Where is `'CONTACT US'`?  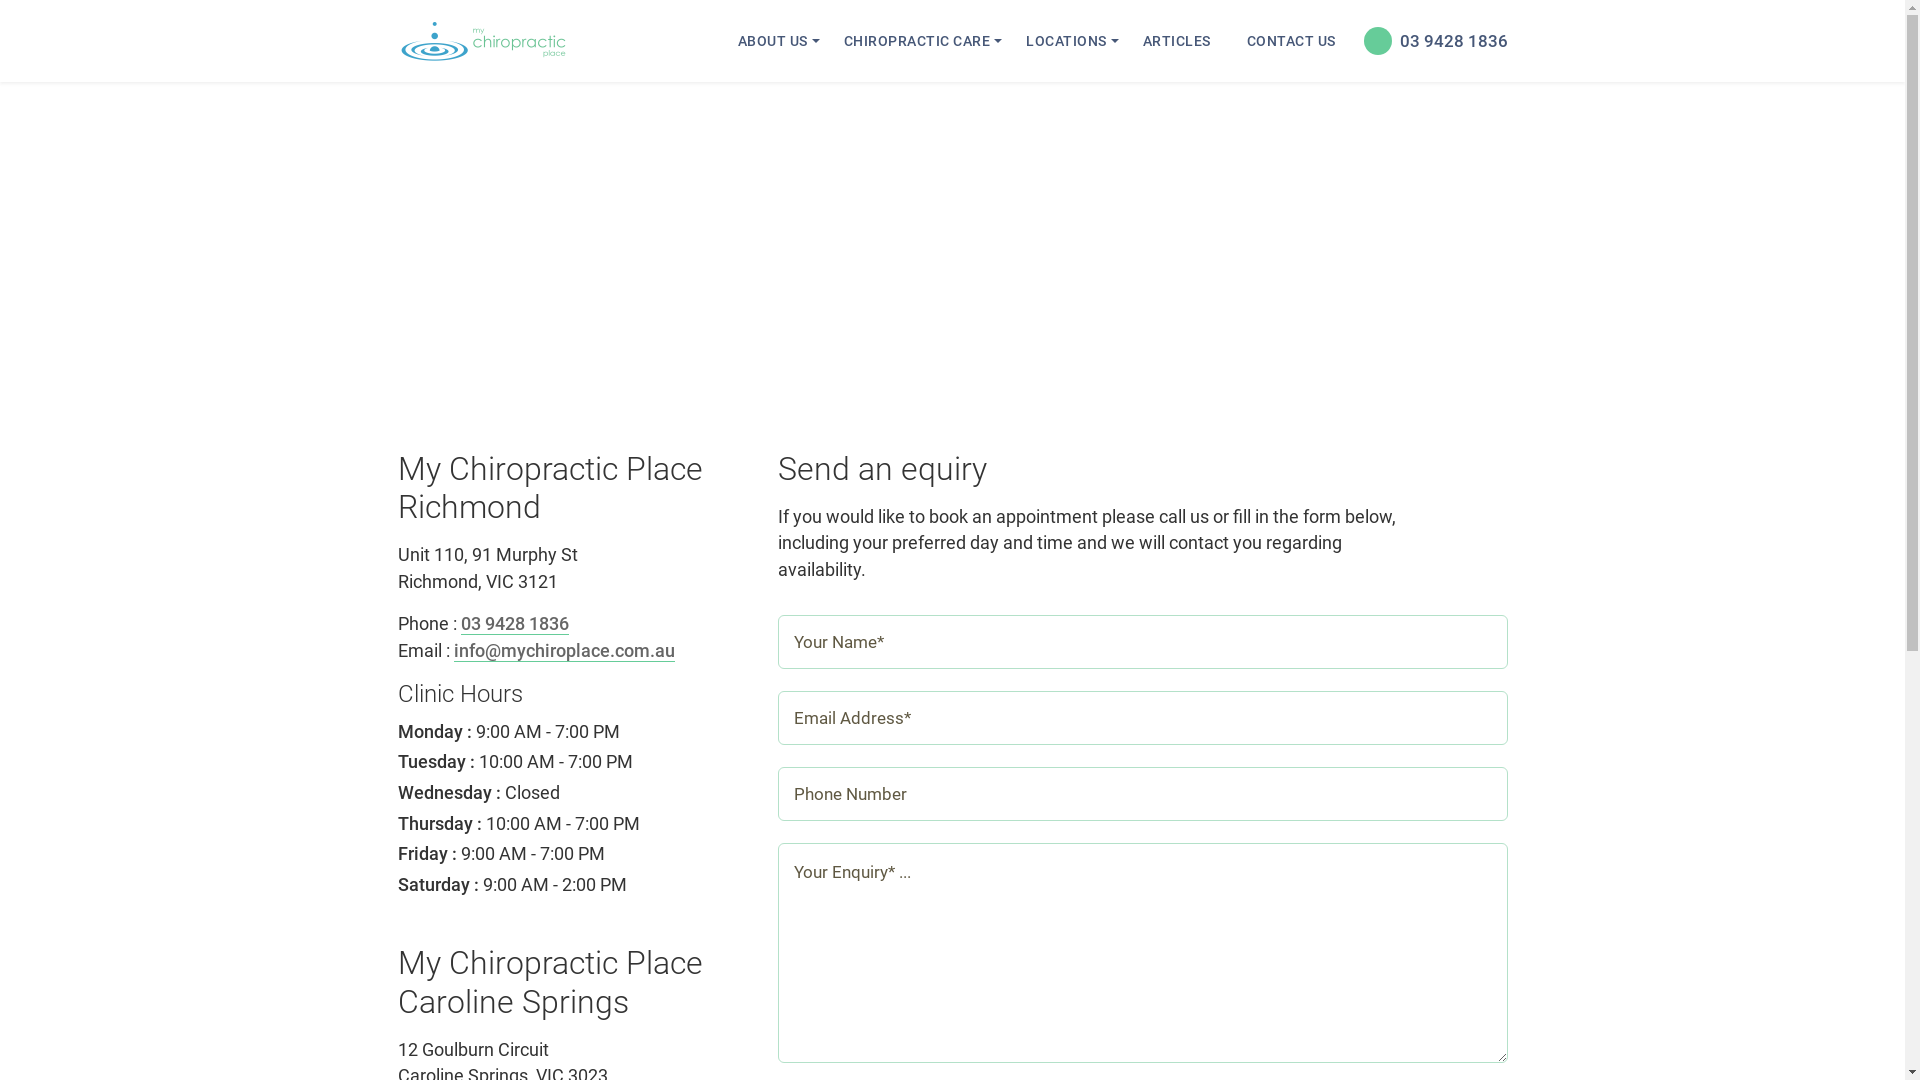
'CONTACT US' is located at coordinates (1232, 41).